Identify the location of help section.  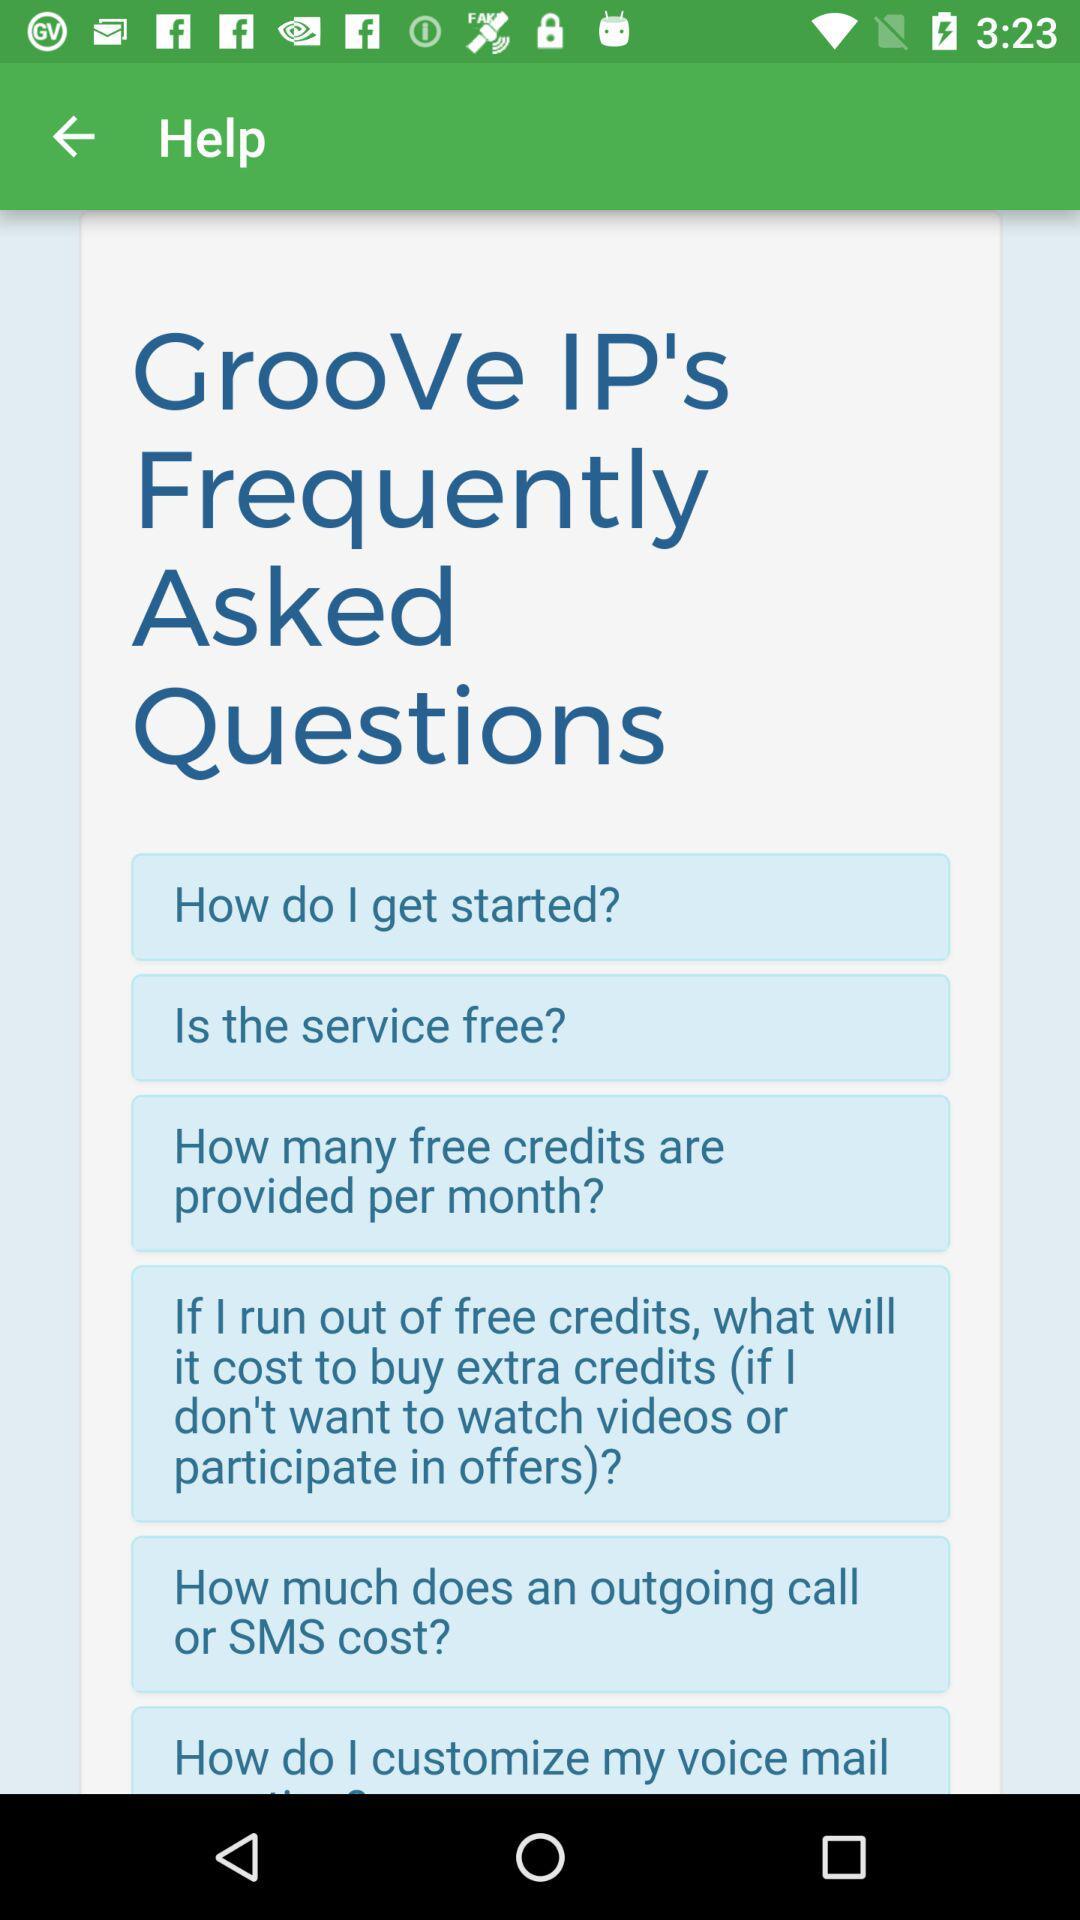
(540, 1002).